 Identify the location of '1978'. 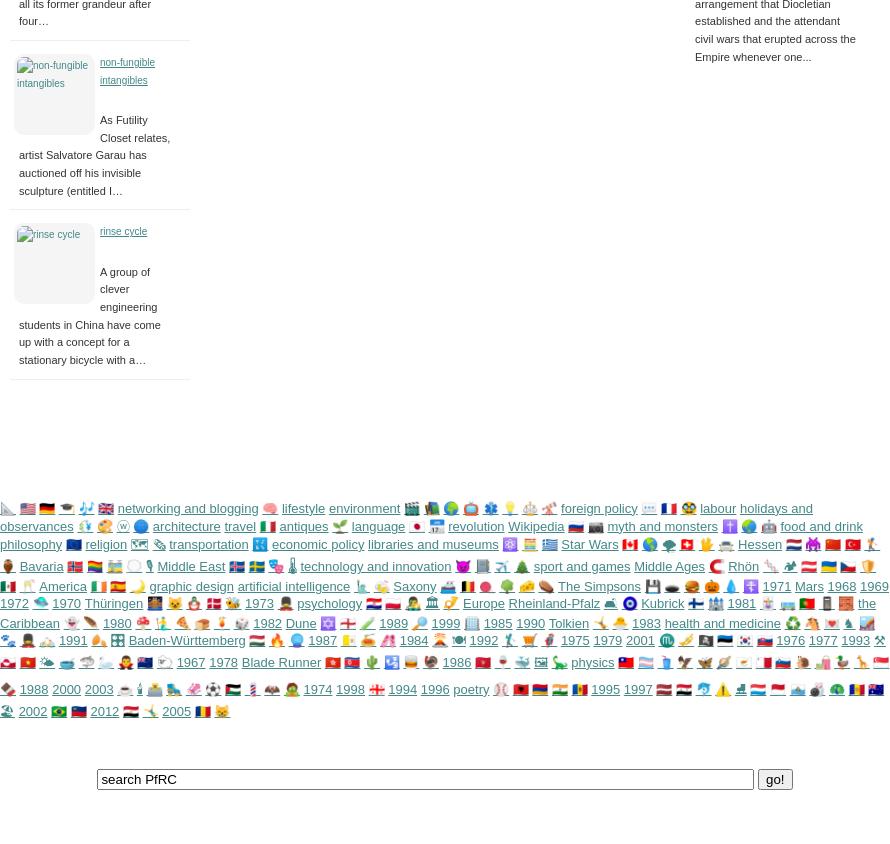
(222, 660).